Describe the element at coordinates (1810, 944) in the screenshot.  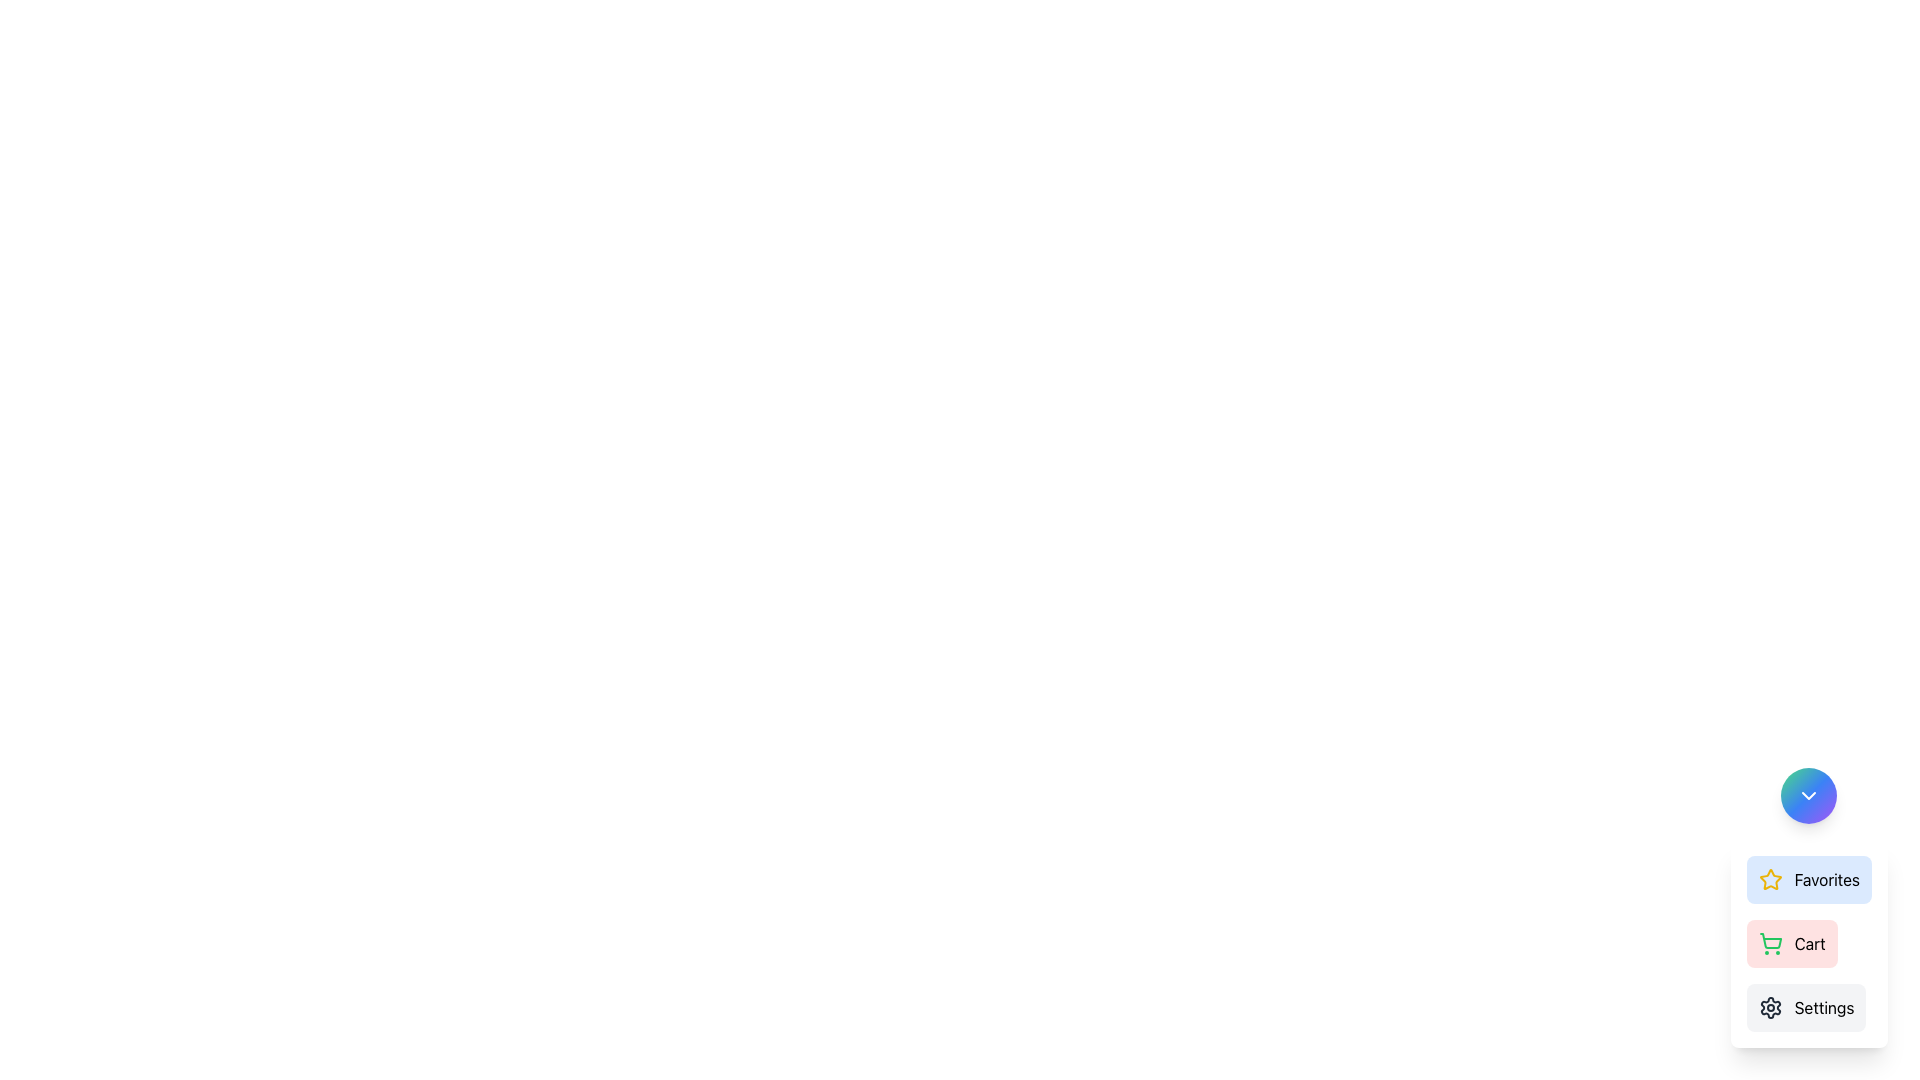
I see `the 'Cart' text label element, which is part of a menu adjacent to a shopping cart icon` at that location.